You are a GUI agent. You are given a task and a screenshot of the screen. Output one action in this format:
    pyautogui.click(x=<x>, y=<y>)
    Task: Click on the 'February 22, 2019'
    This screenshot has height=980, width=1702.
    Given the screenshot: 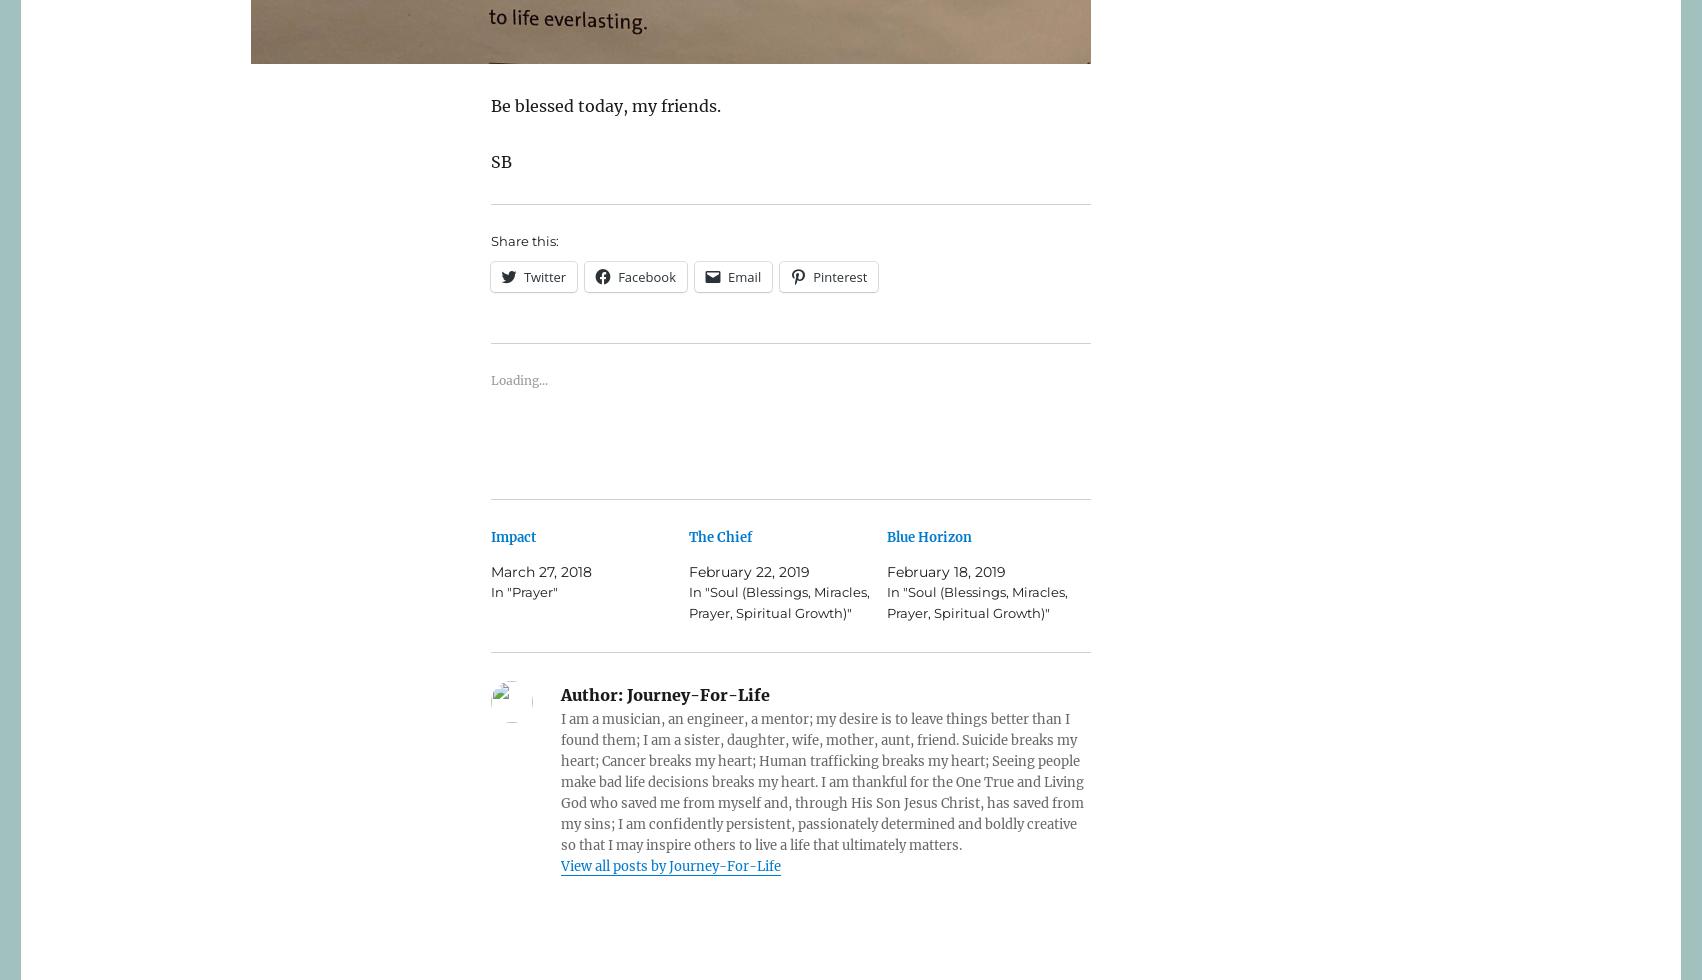 What is the action you would take?
    pyautogui.click(x=748, y=572)
    